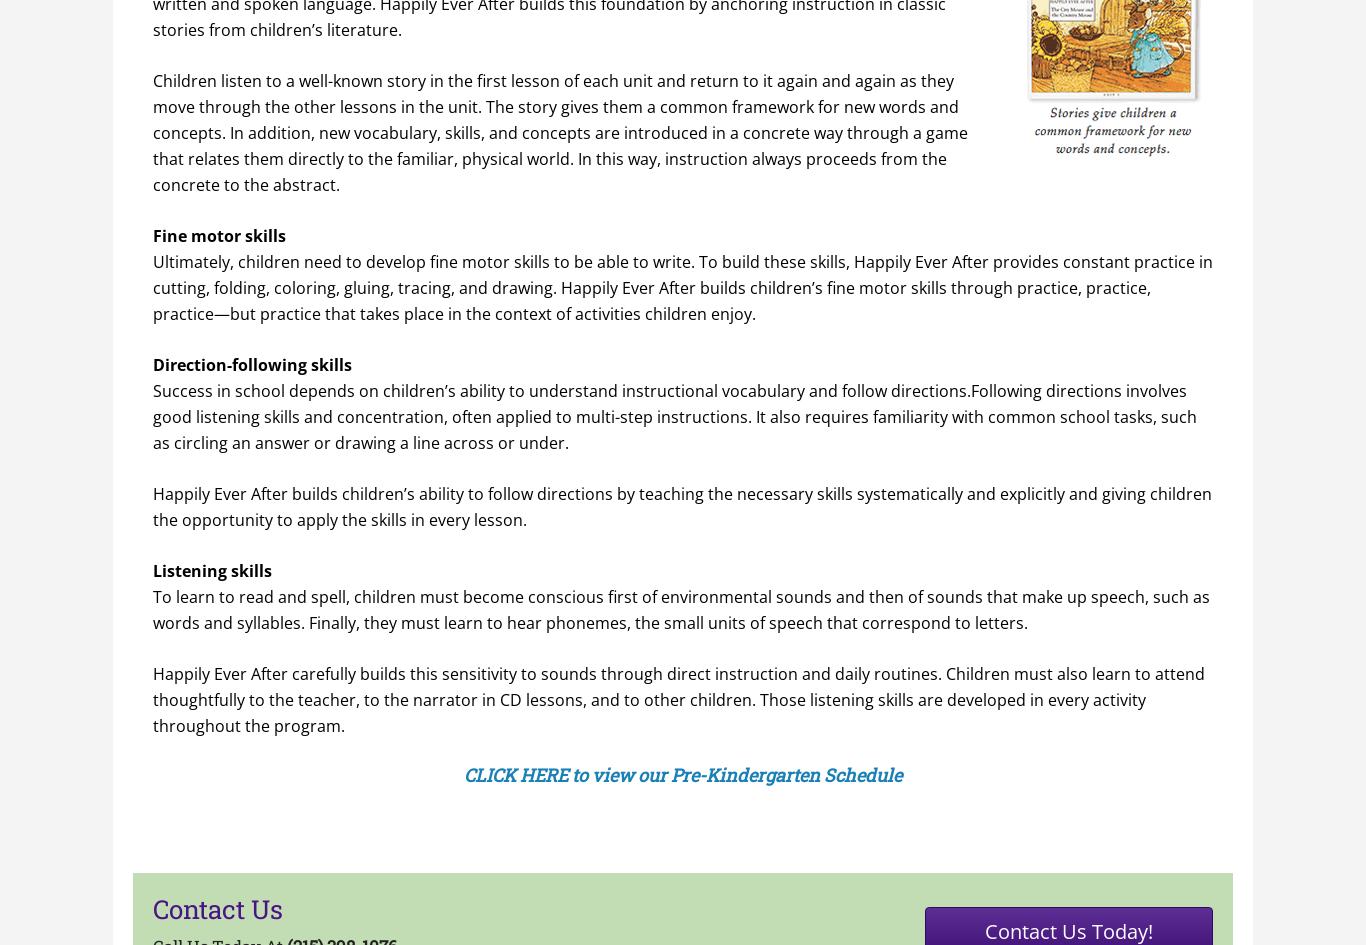  Describe the element at coordinates (683, 286) in the screenshot. I see `'Ultimately, children need to develop fine motor skills to be able to write. To build these skills, Happily Ever After provides constant practice in cutting, folding, coloring, gluing, tracing, and drawing. Happily Ever After builds children’s fine motor skills through practice, practice, practice—but practice that takes place in the context of activities children enjoy.'` at that location.